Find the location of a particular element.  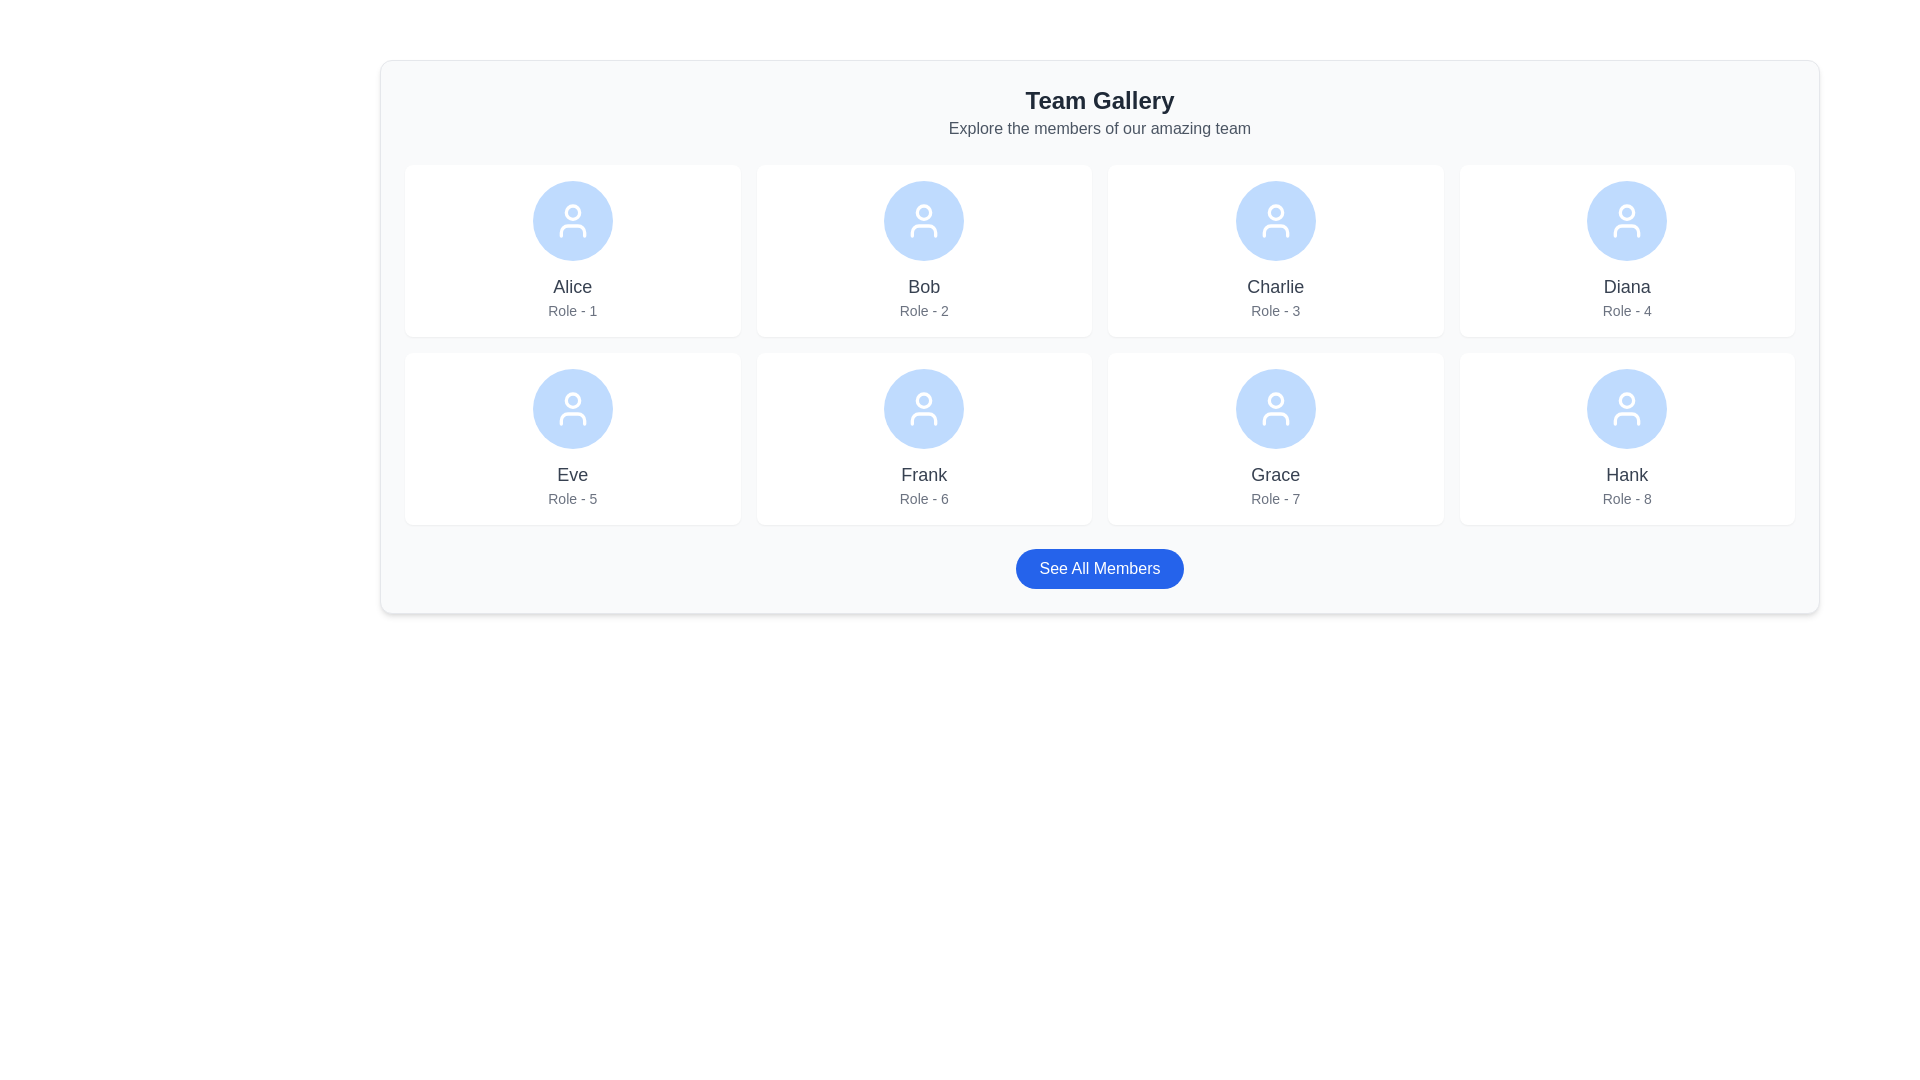

the user icon representing 'Charlie', which is a circular icon with a head and shoulders figure in white against a blue background, located in the team gallery grid is located at coordinates (1274, 220).